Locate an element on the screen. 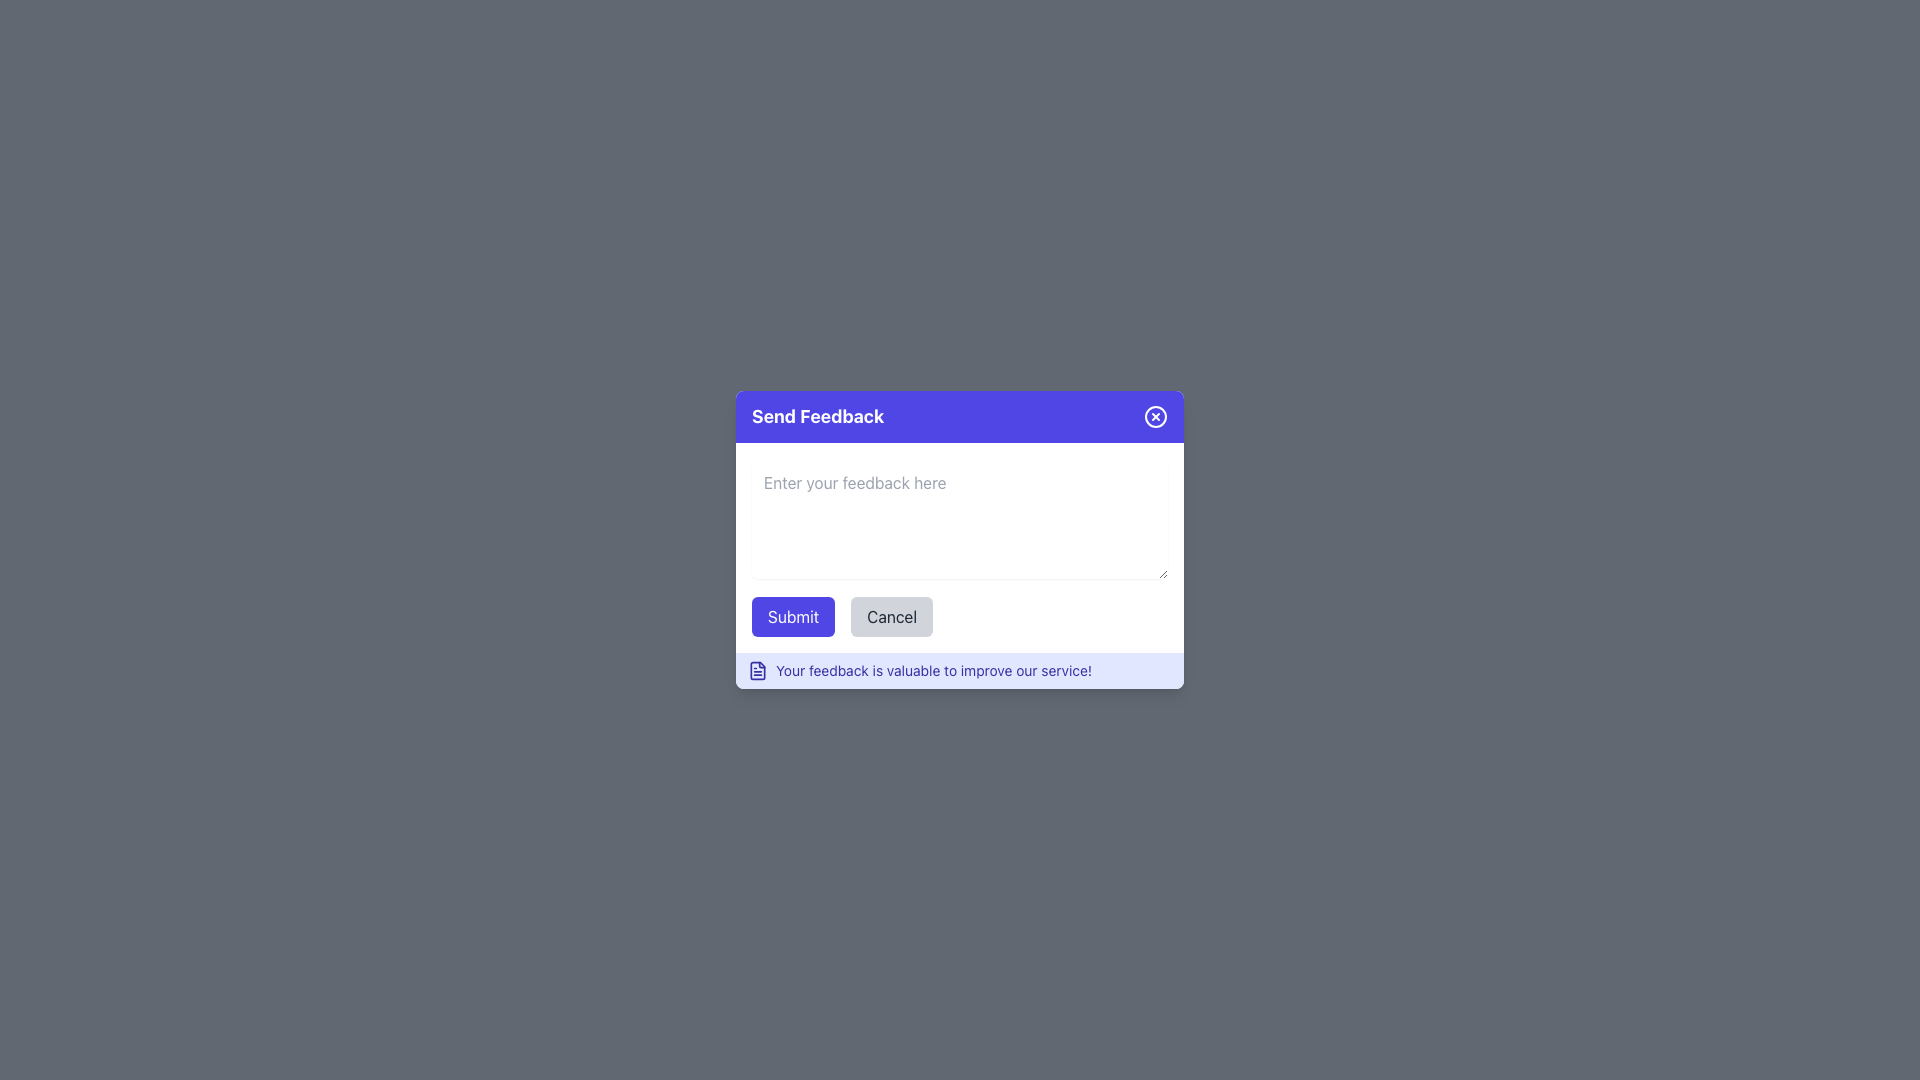 The height and width of the screenshot is (1080, 1920). the Informational Message Bar at the bottom of the feedback modal, which features a light indigo background and dark indigo text stating 'Your feedback is valuable to improve our service!' is located at coordinates (960, 671).